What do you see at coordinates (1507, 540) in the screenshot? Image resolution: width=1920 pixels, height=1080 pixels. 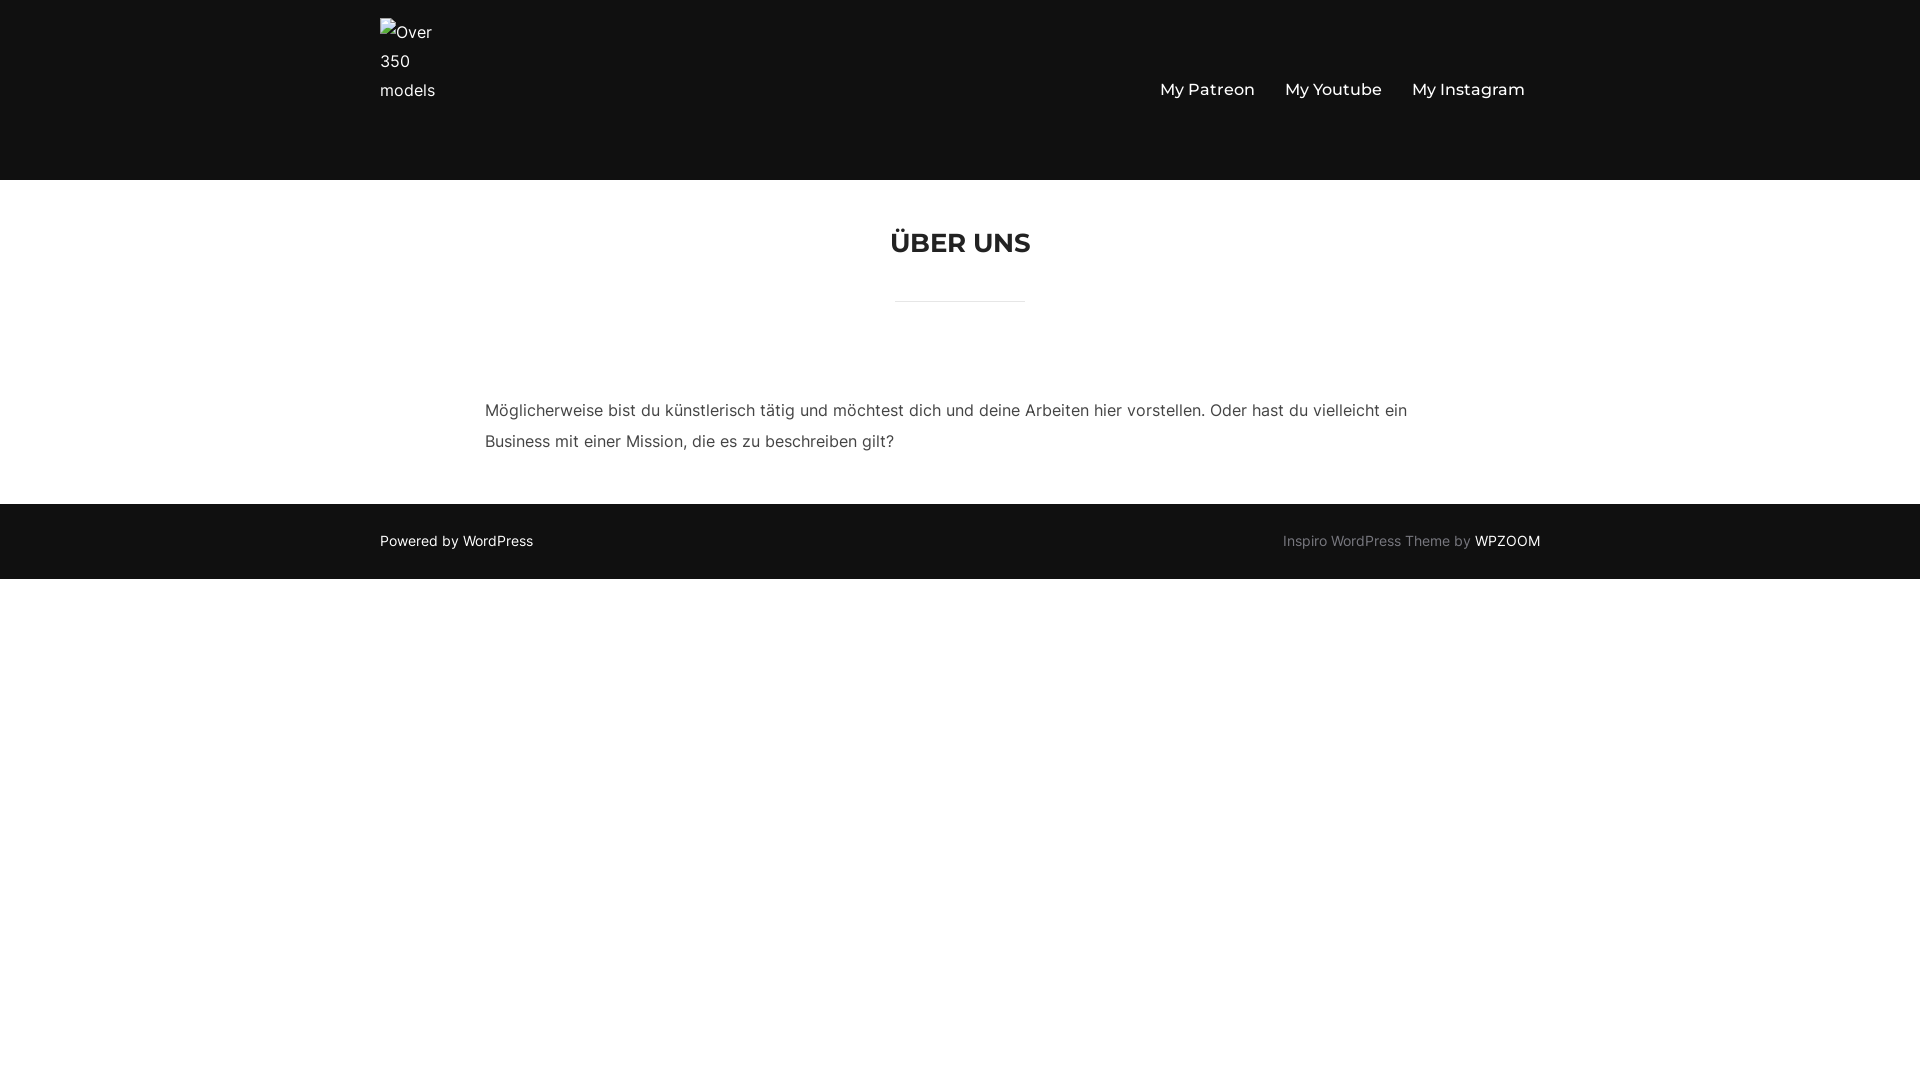 I see `'WPZOOM'` at bounding box center [1507, 540].